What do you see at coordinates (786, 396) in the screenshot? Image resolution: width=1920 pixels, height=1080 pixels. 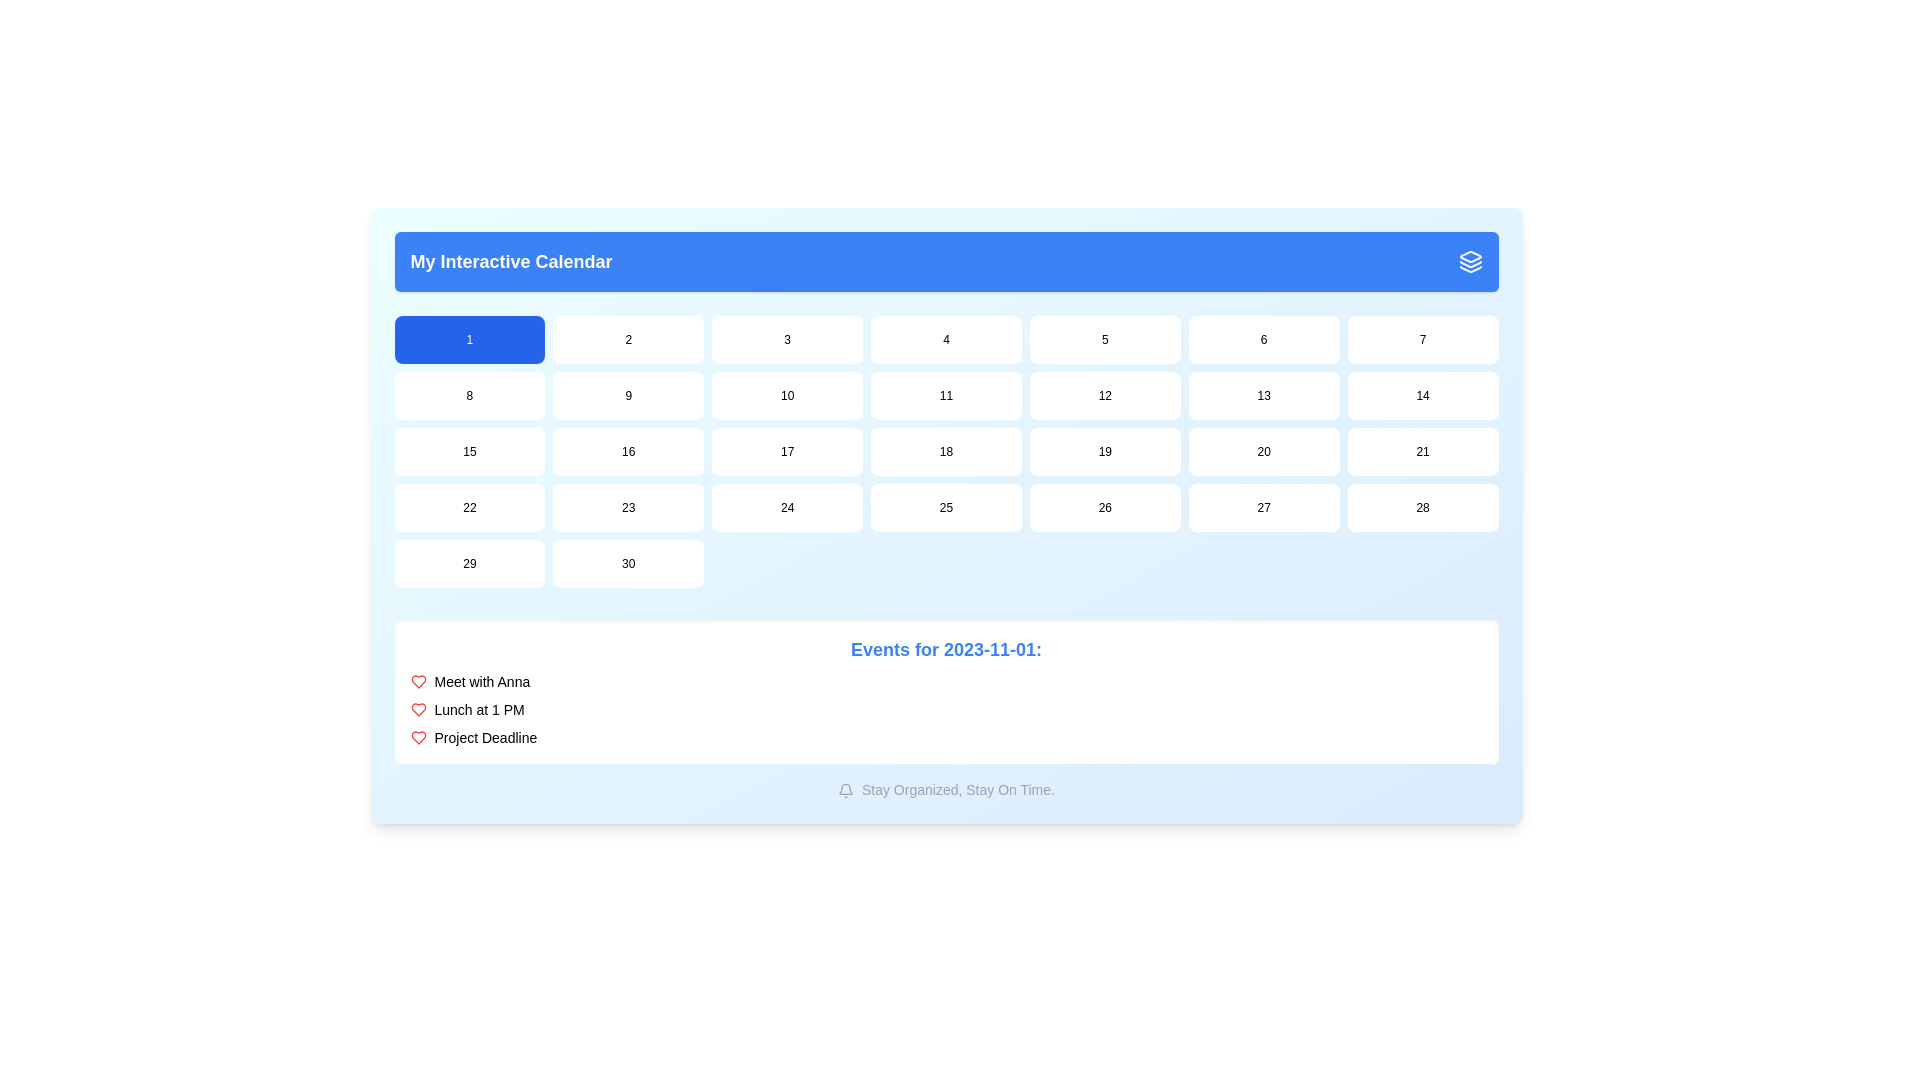 I see `the button labeled '10', which is a rounded rectangular box with a white background located in the second row and third column of the calendar grid` at bounding box center [786, 396].